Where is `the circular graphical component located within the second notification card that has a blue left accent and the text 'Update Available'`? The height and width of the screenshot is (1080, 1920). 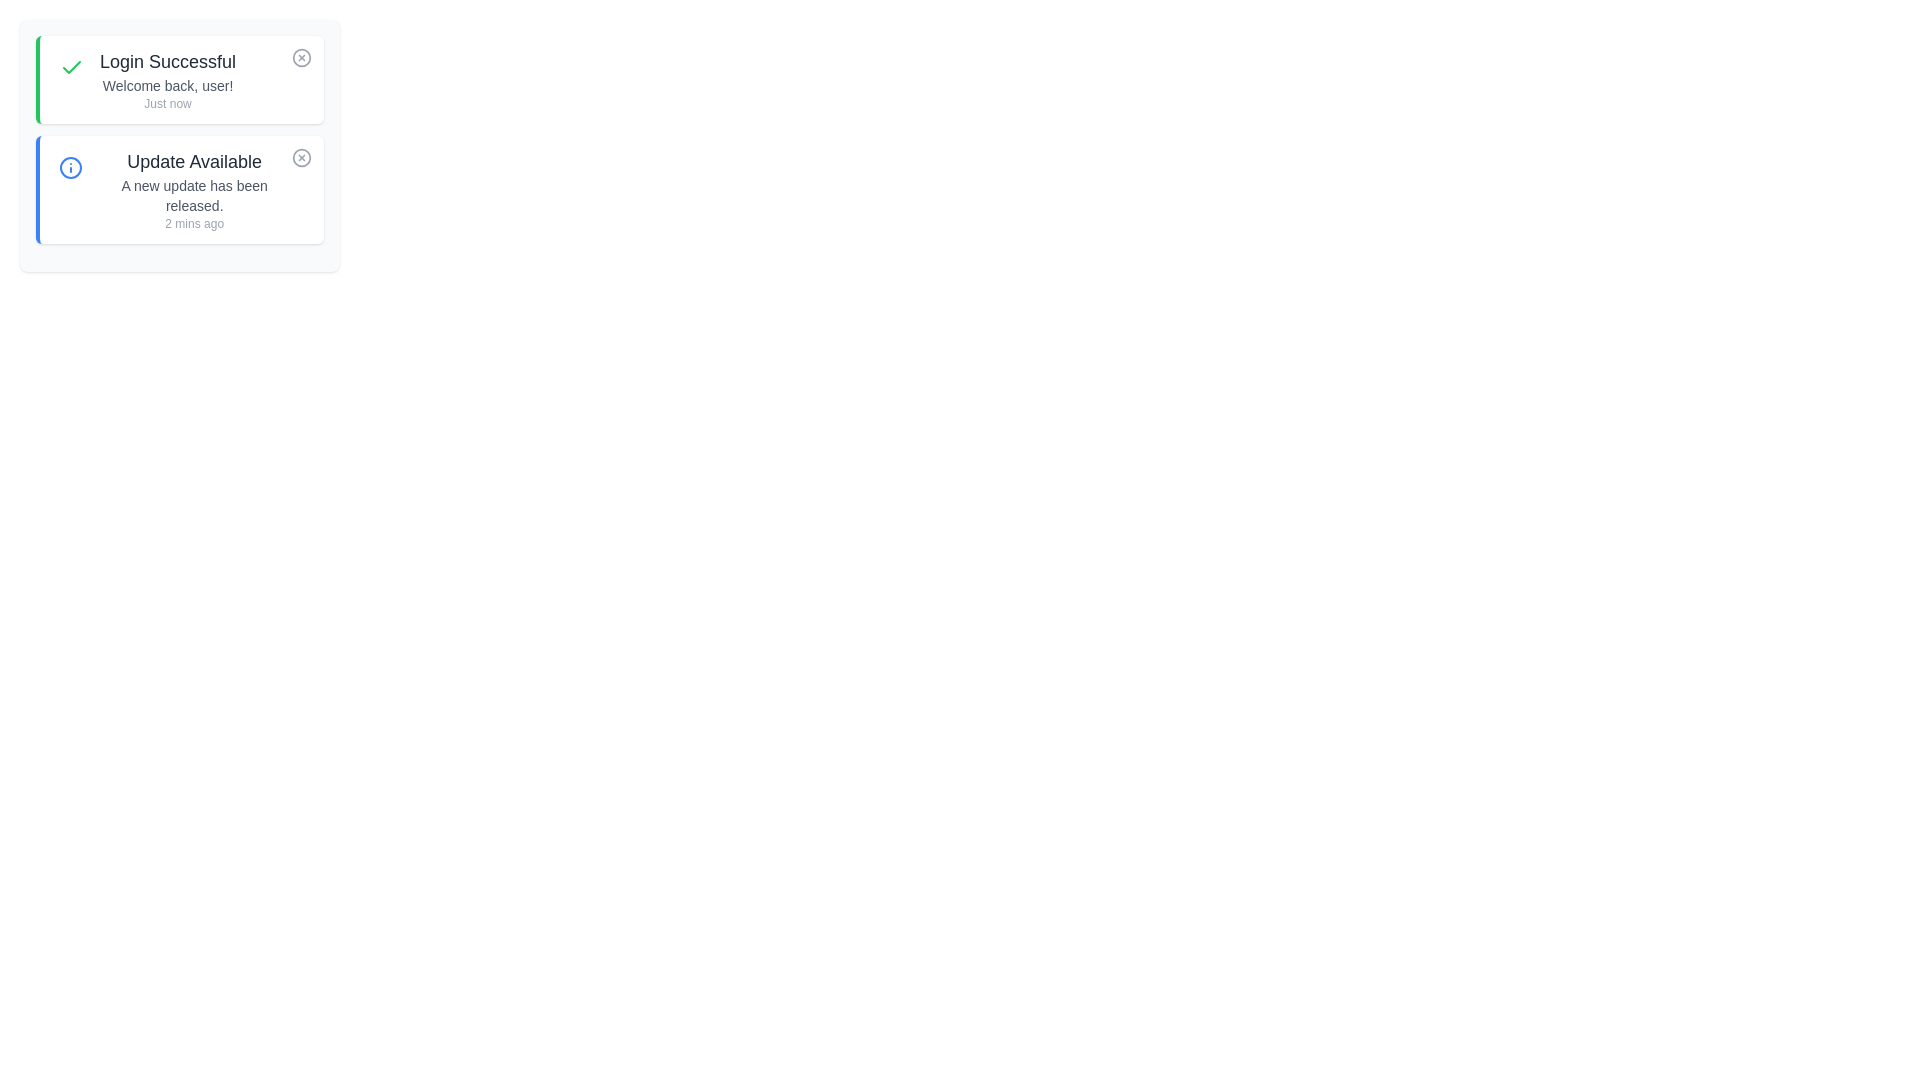 the circular graphical component located within the second notification card that has a blue left accent and the text 'Update Available' is located at coordinates (301, 157).